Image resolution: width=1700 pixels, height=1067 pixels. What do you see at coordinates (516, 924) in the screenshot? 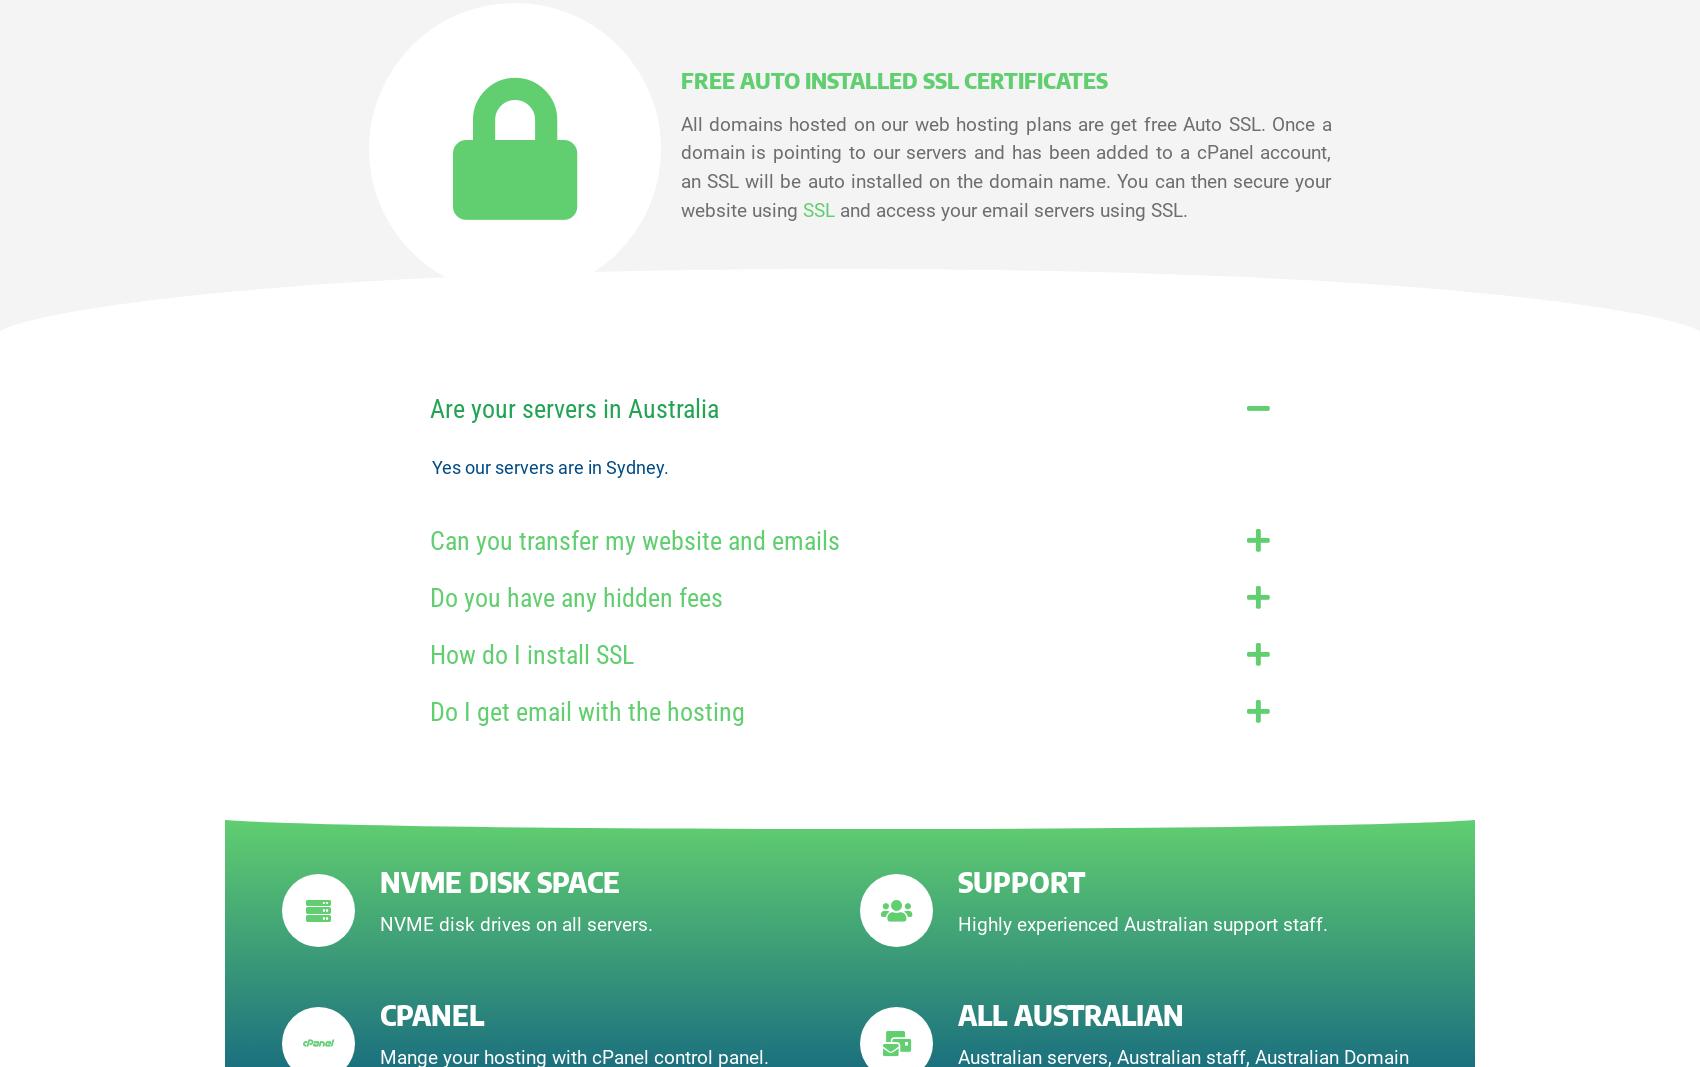
I see `'NVME disk drives on all servers.'` at bounding box center [516, 924].